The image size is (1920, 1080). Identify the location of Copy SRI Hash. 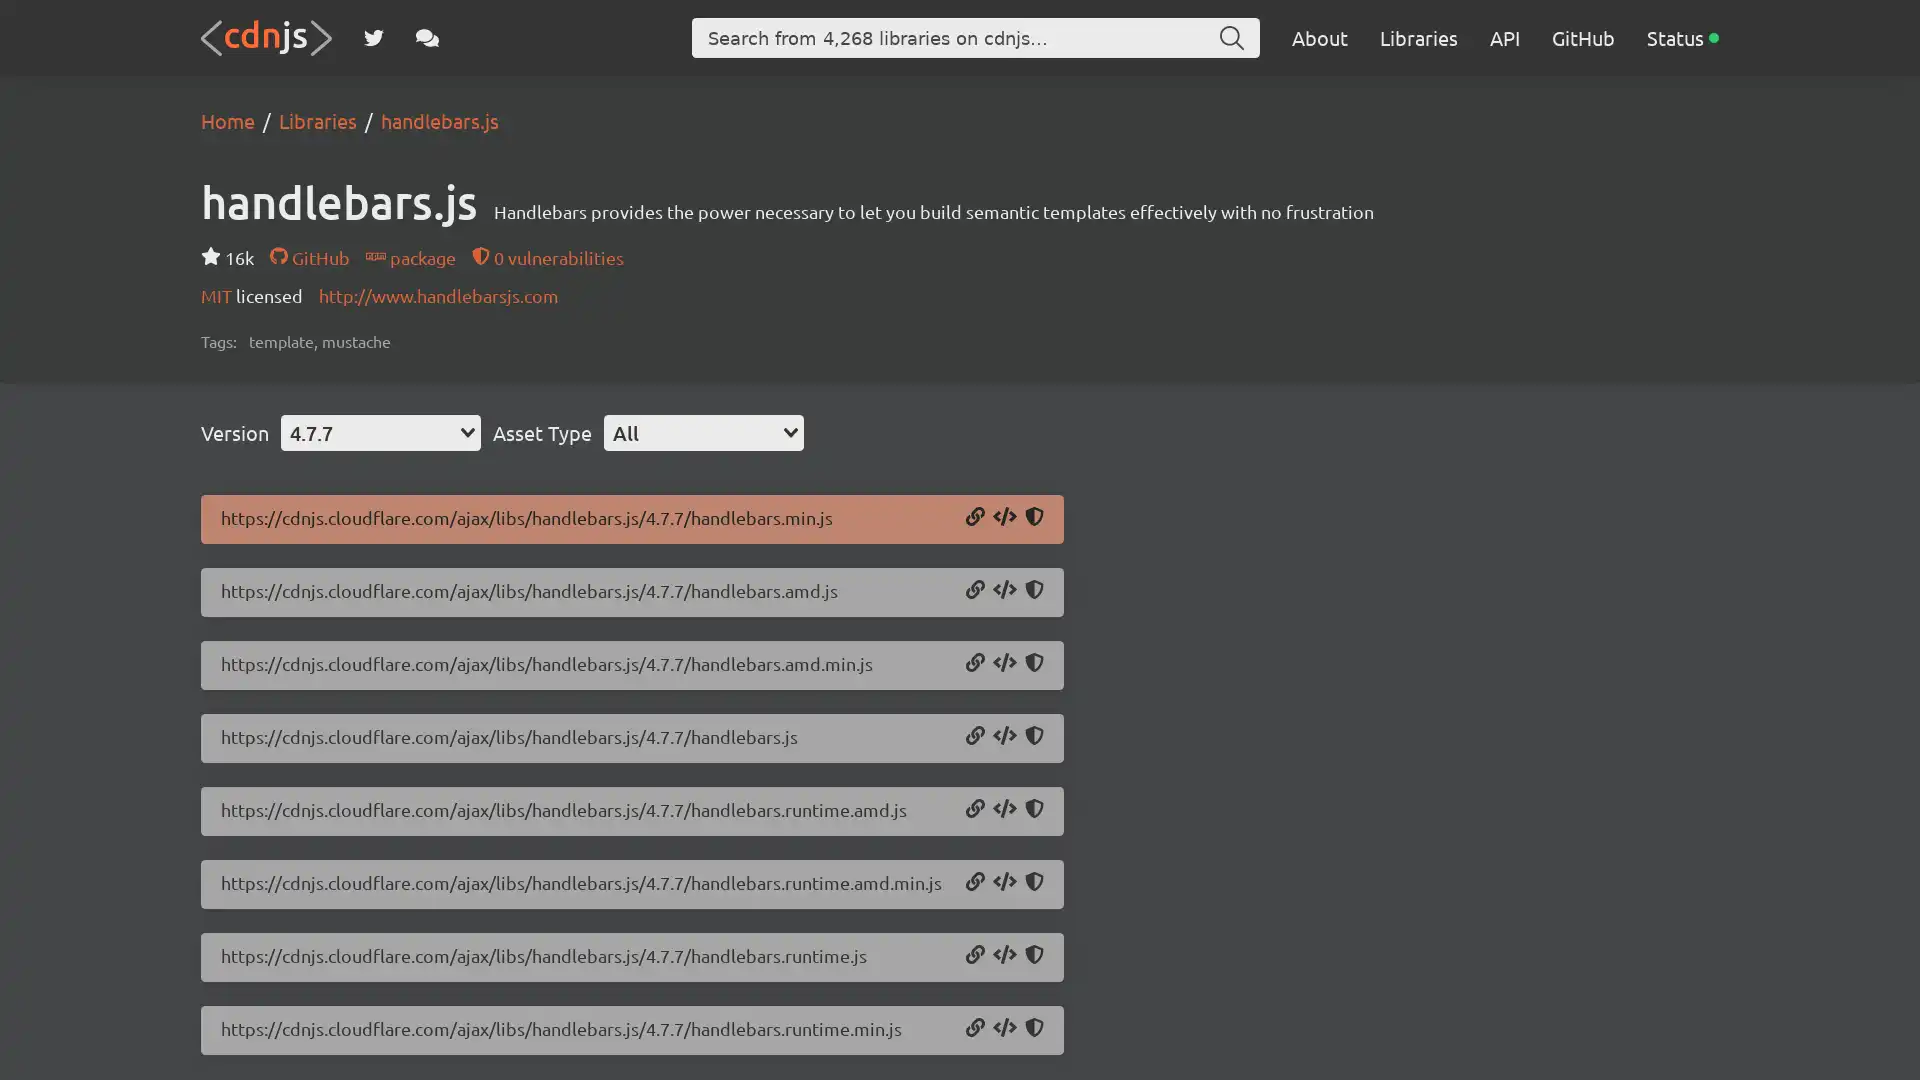
(1034, 955).